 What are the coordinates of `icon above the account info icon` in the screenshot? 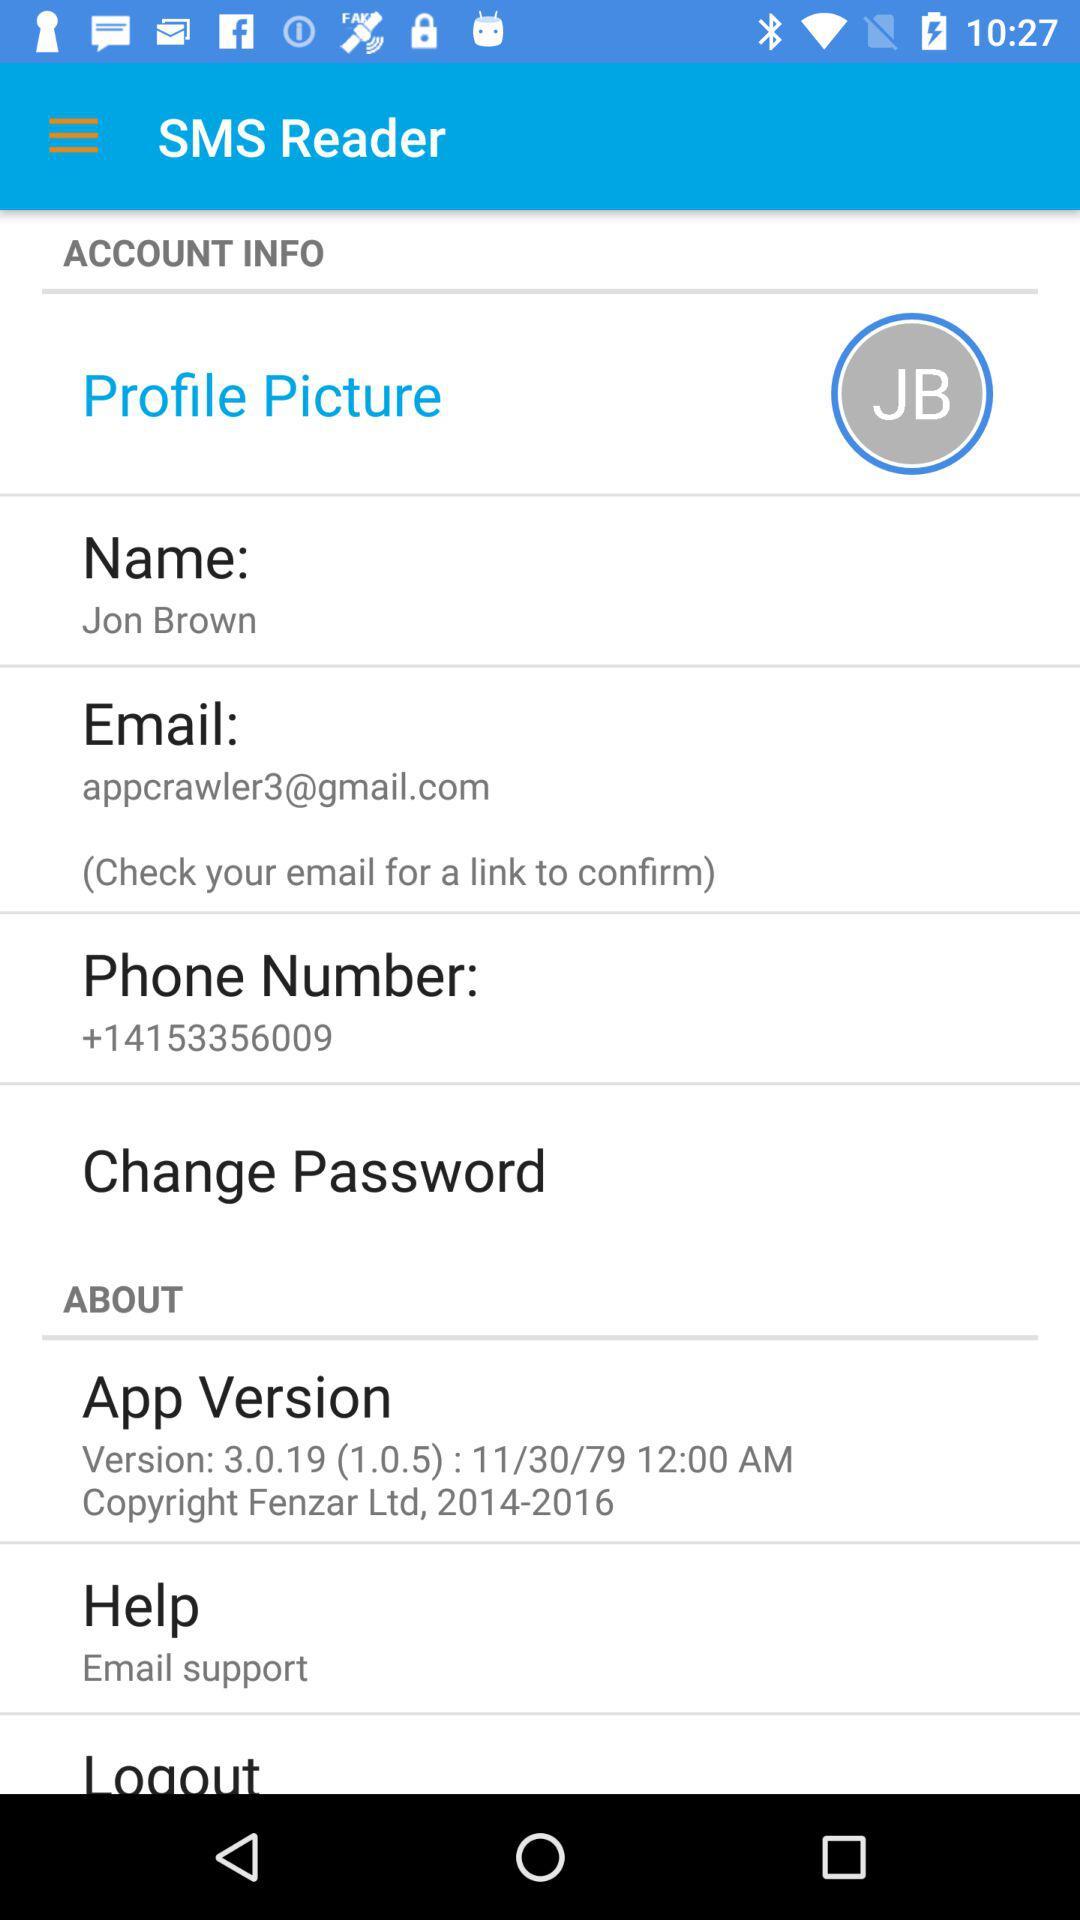 It's located at (72, 135).